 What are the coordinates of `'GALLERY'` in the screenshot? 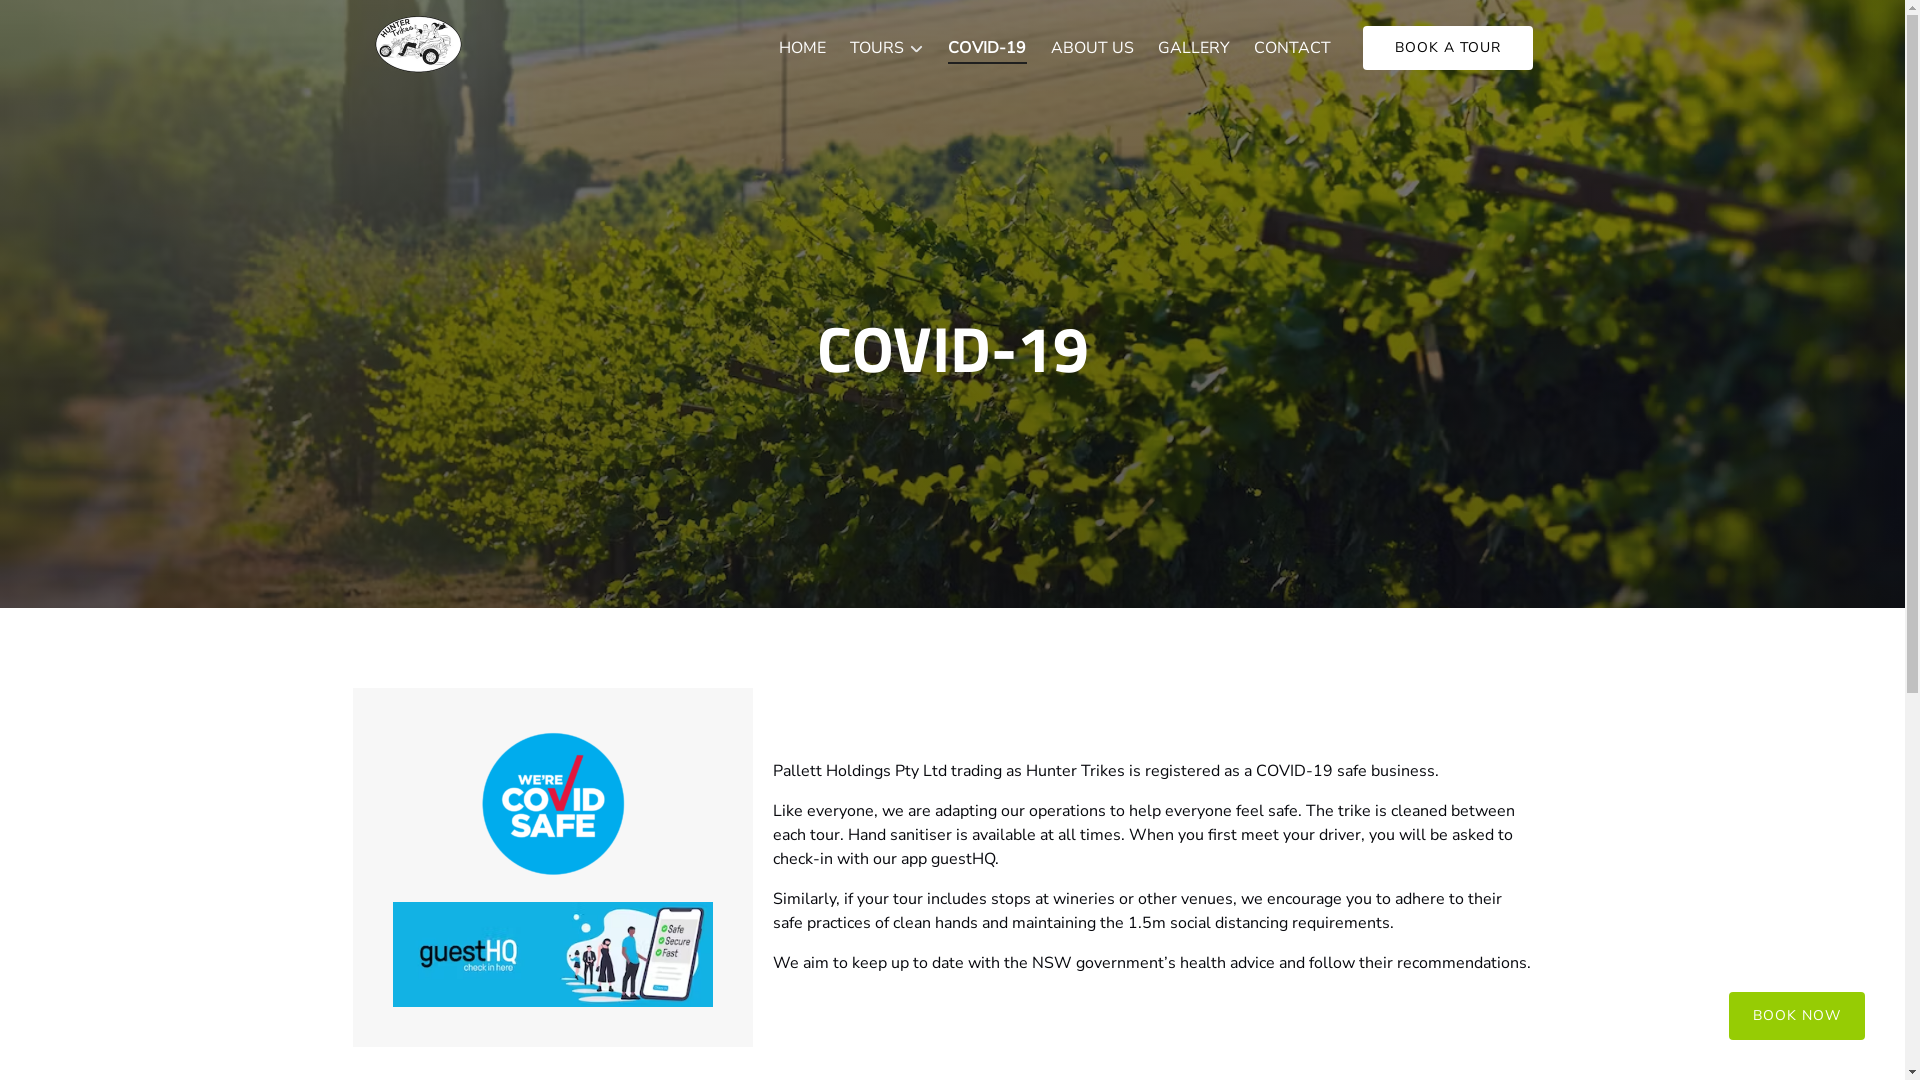 It's located at (1146, 46).